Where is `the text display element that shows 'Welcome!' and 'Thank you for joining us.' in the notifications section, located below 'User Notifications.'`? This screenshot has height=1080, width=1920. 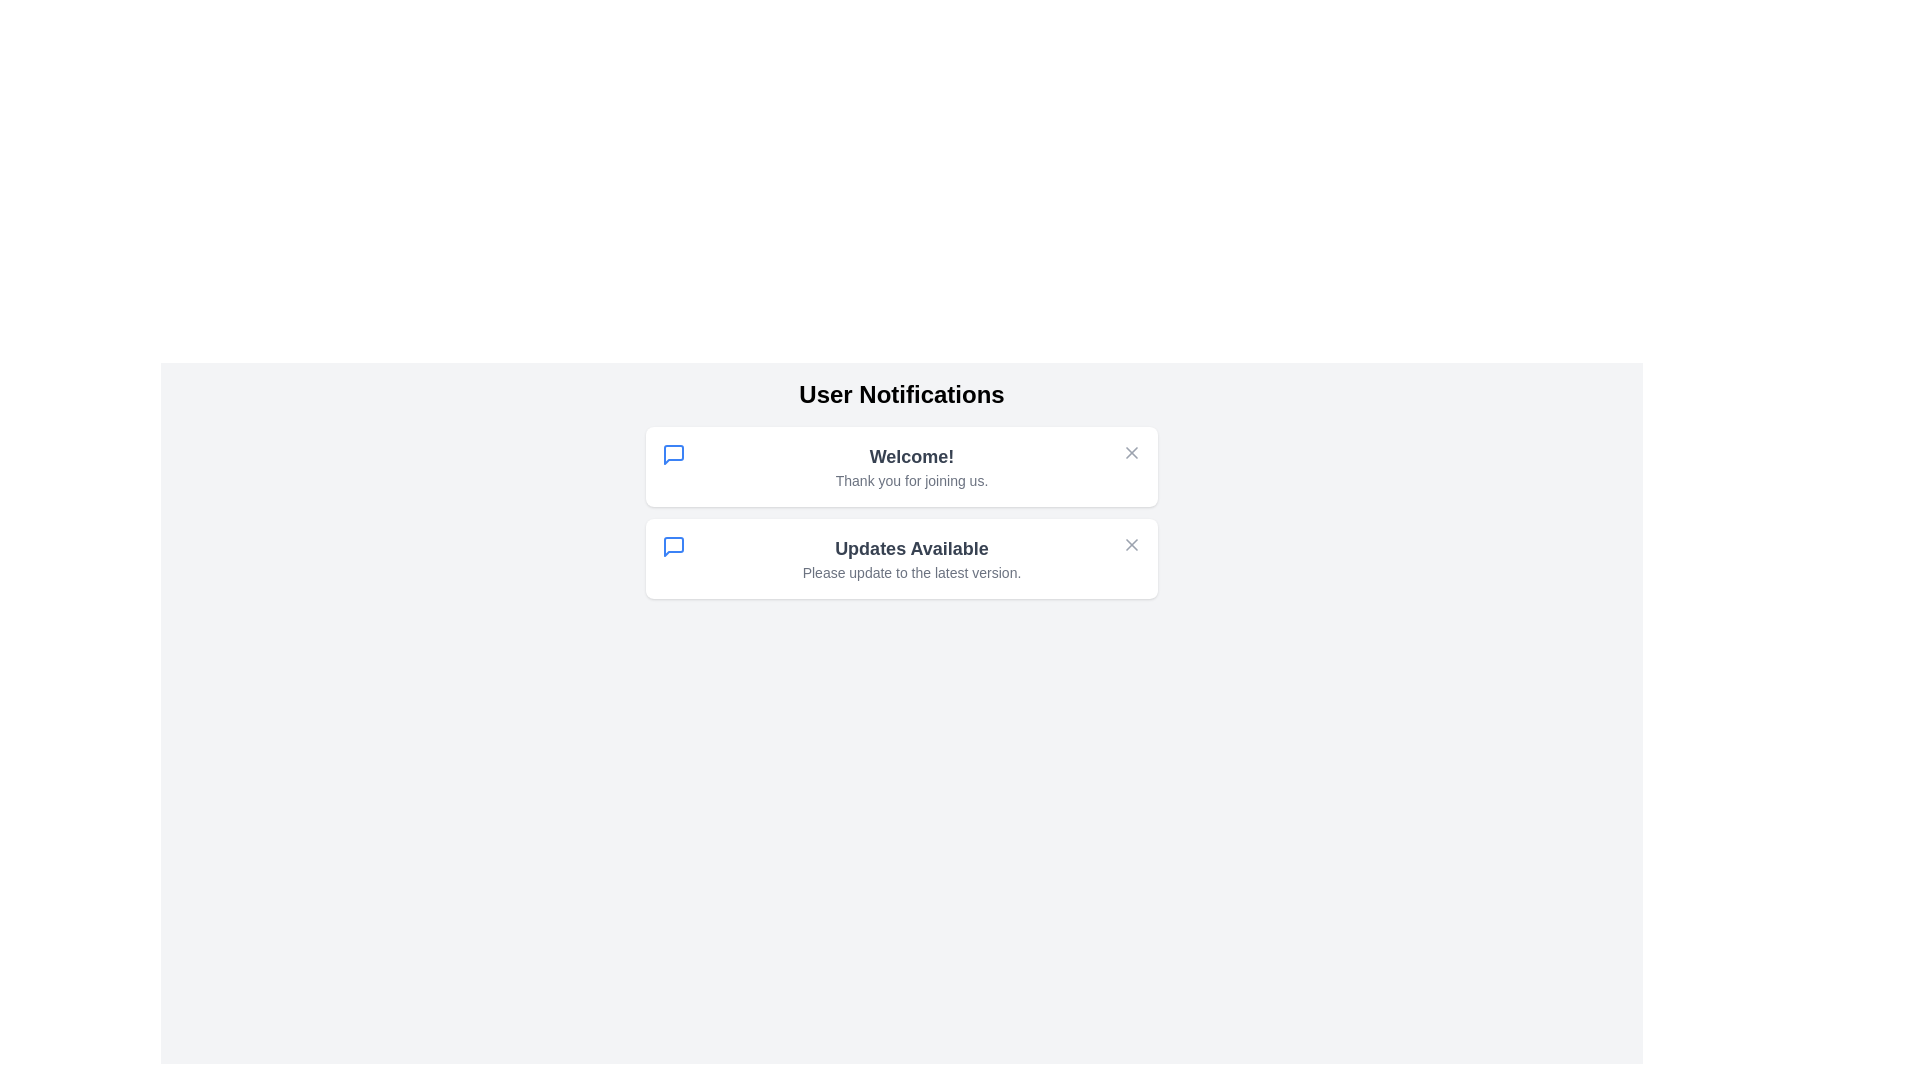 the text display element that shows 'Welcome!' and 'Thank you for joining us.' in the notifications section, located below 'User Notifications.' is located at coordinates (911, 466).